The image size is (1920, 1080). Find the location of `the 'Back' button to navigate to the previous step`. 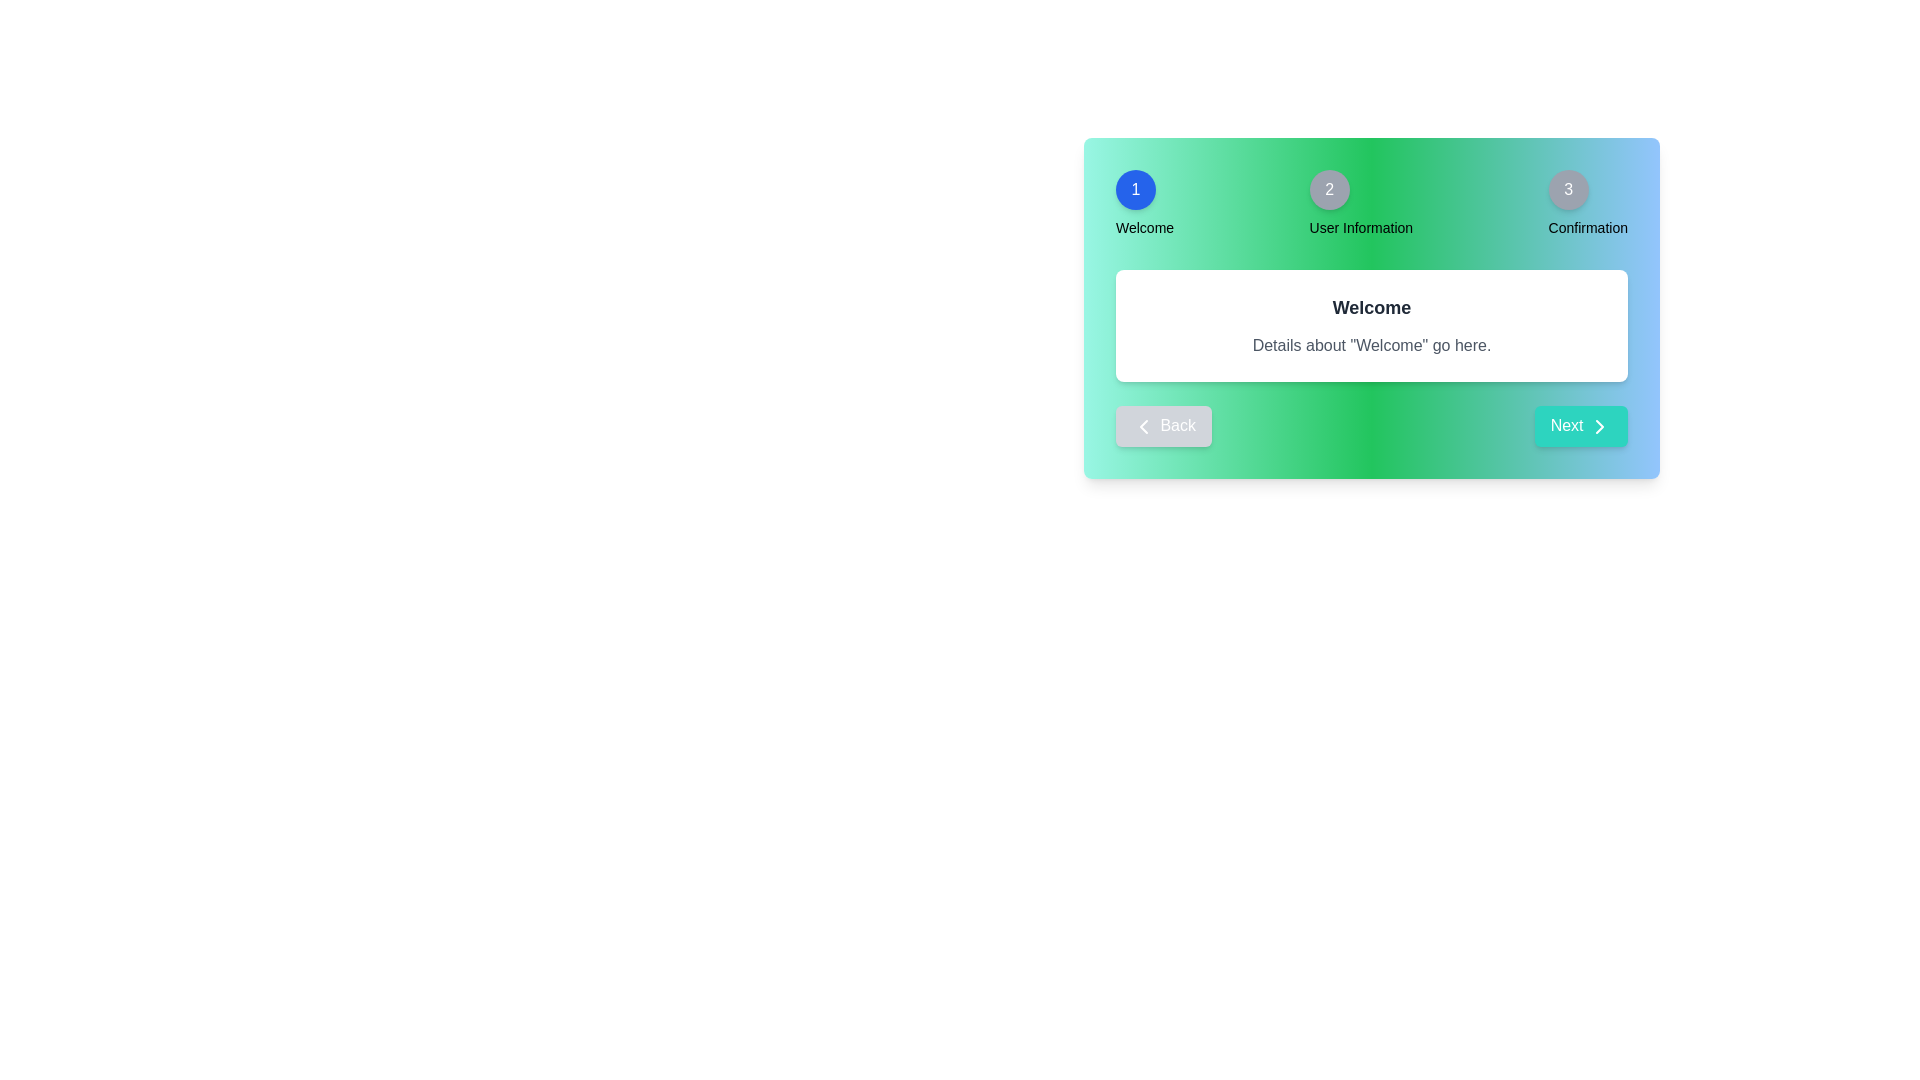

the 'Back' button to navigate to the previous step is located at coordinates (1163, 424).